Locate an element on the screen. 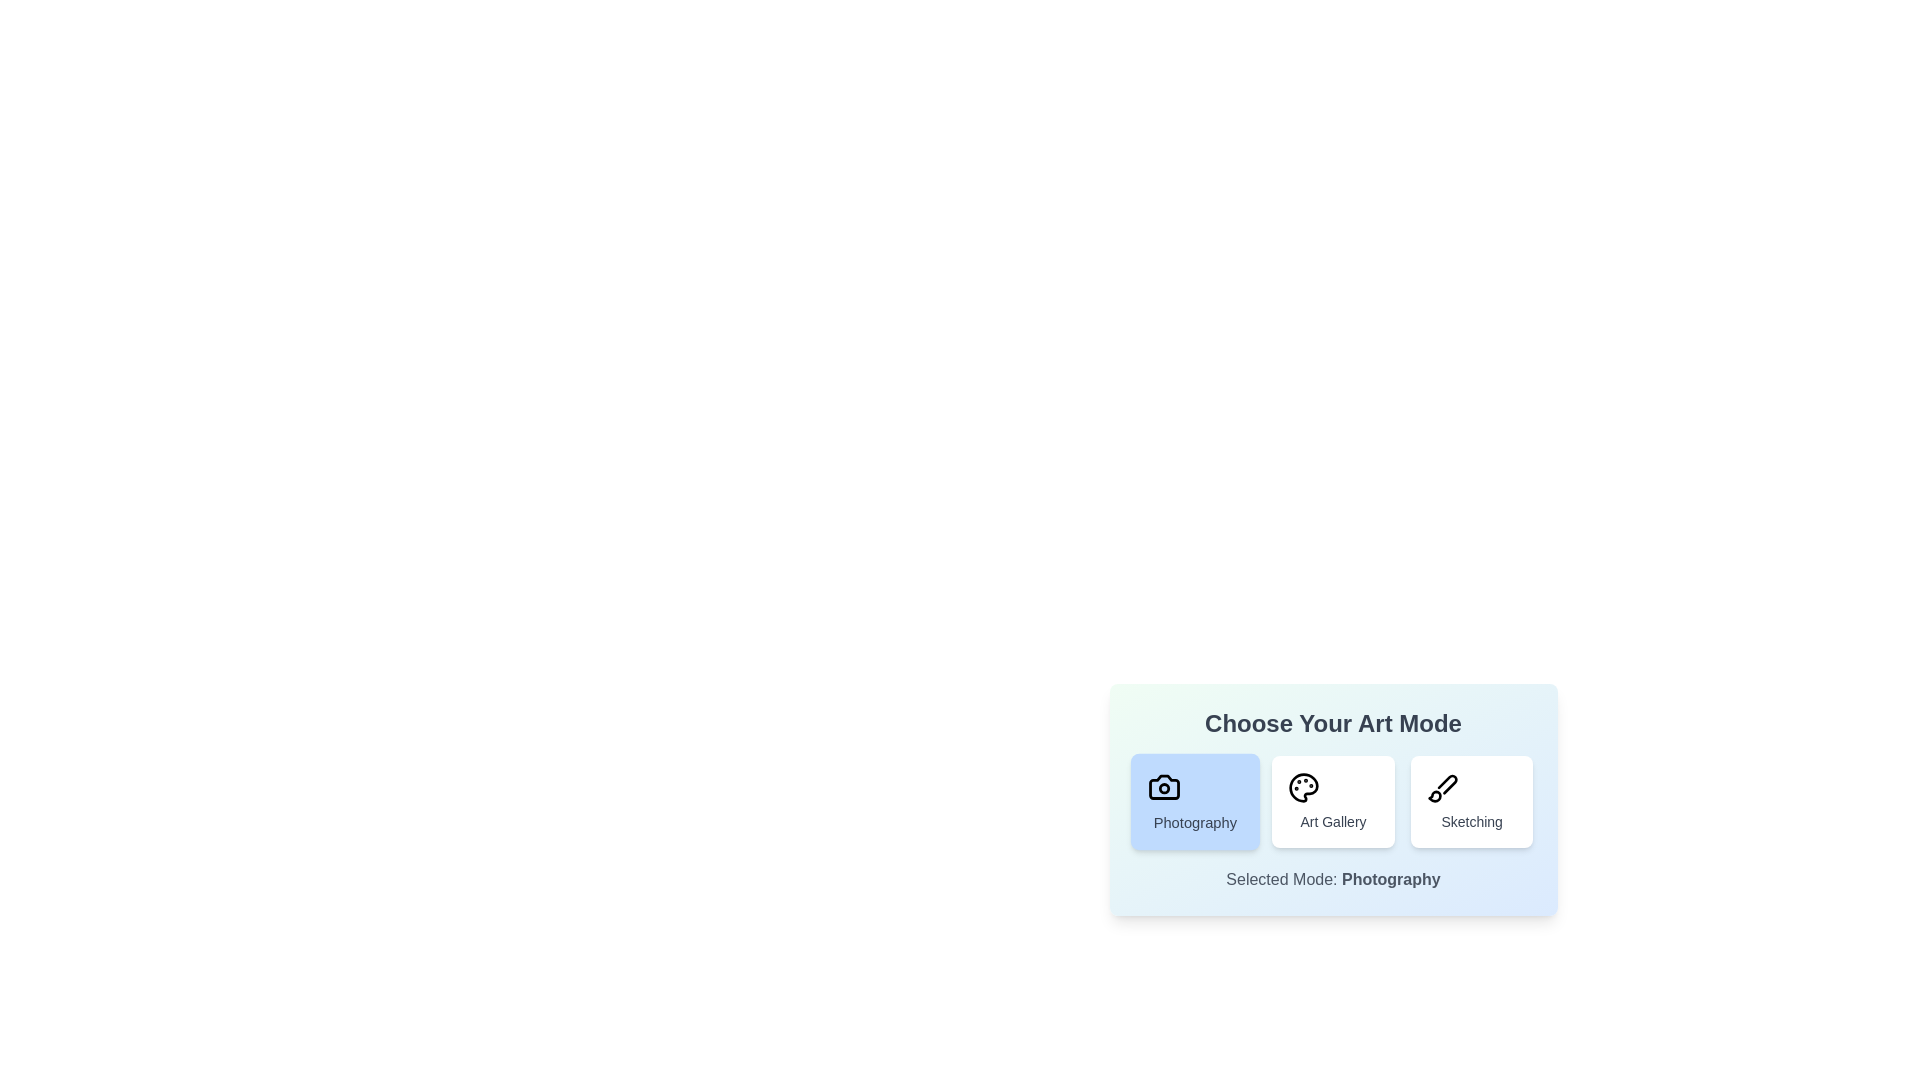 The width and height of the screenshot is (1920, 1080). the art mode by clicking on the button corresponding to Sketching is located at coordinates (1472, 801).